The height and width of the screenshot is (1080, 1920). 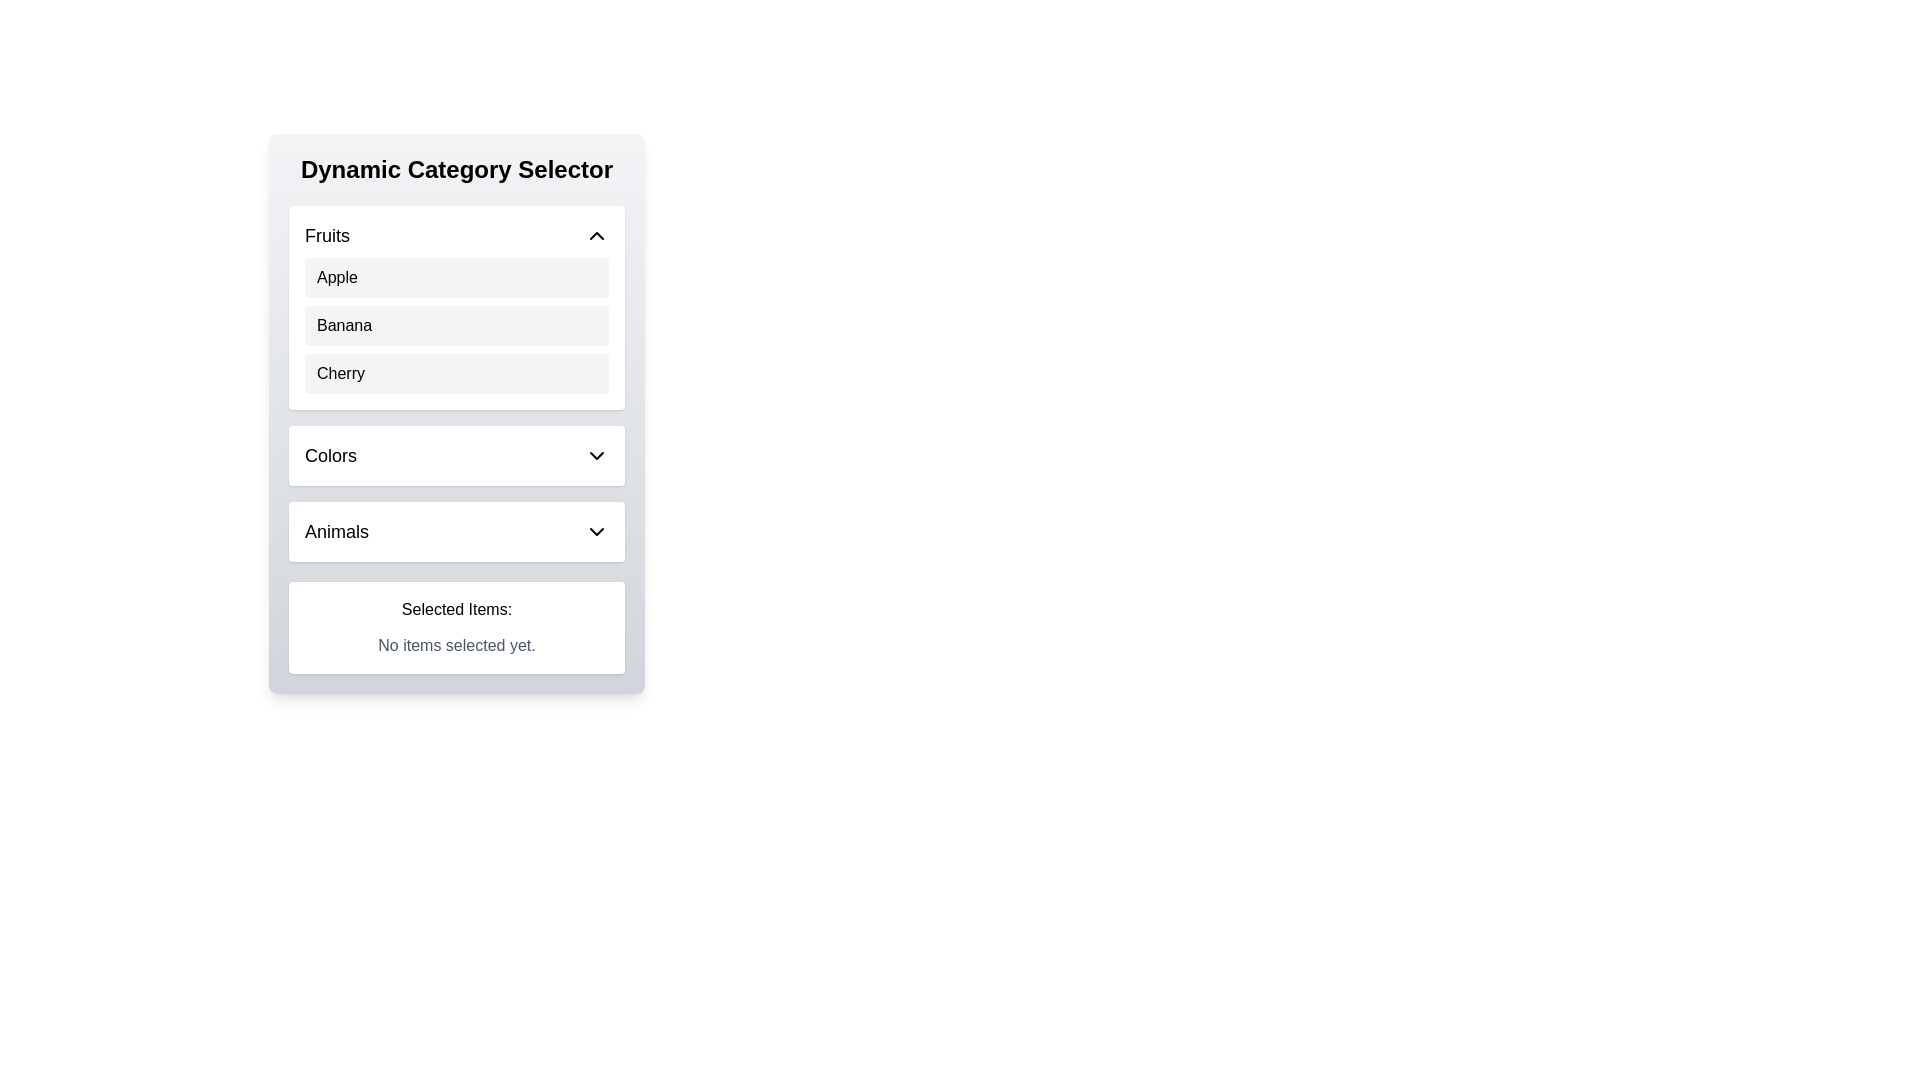 What do you see at coordinates (455, 277) in the screenshot?
I see `the 'Apple' selectable item in the 'Fruits' list` at bounding box center [455, 277].